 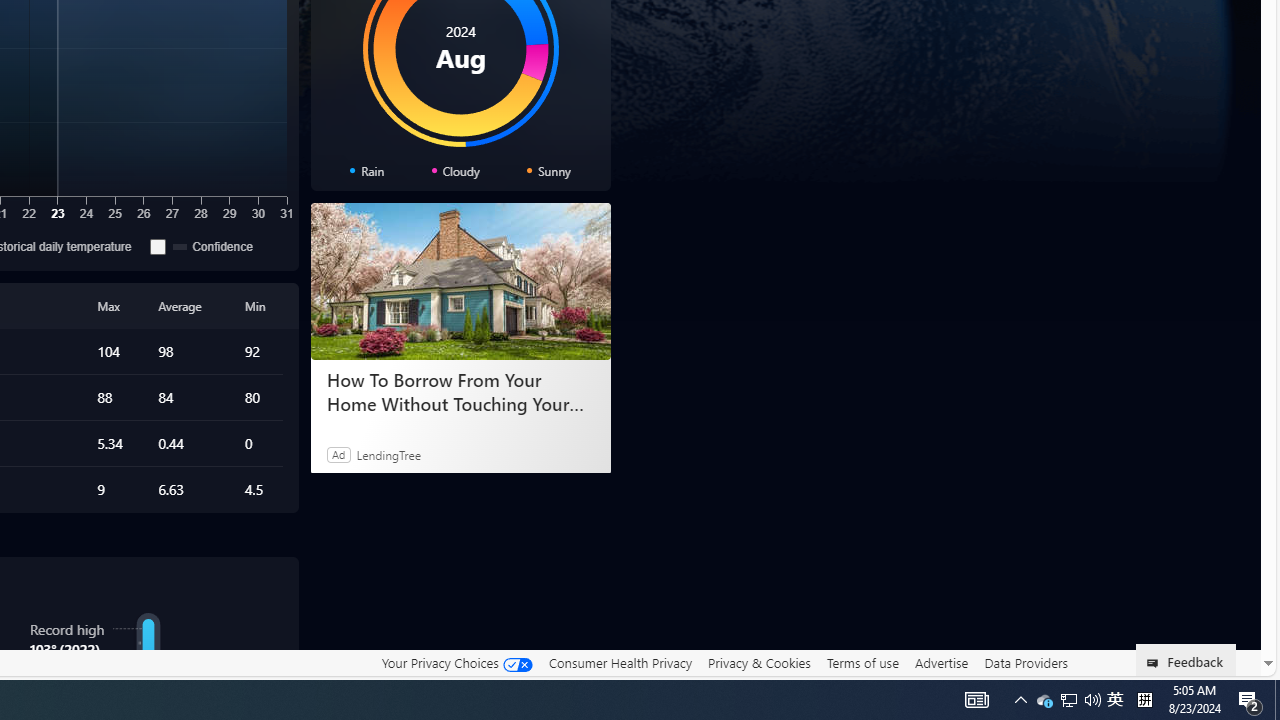 I want to click on 'Data Providers', so click(x=1025, y=662).